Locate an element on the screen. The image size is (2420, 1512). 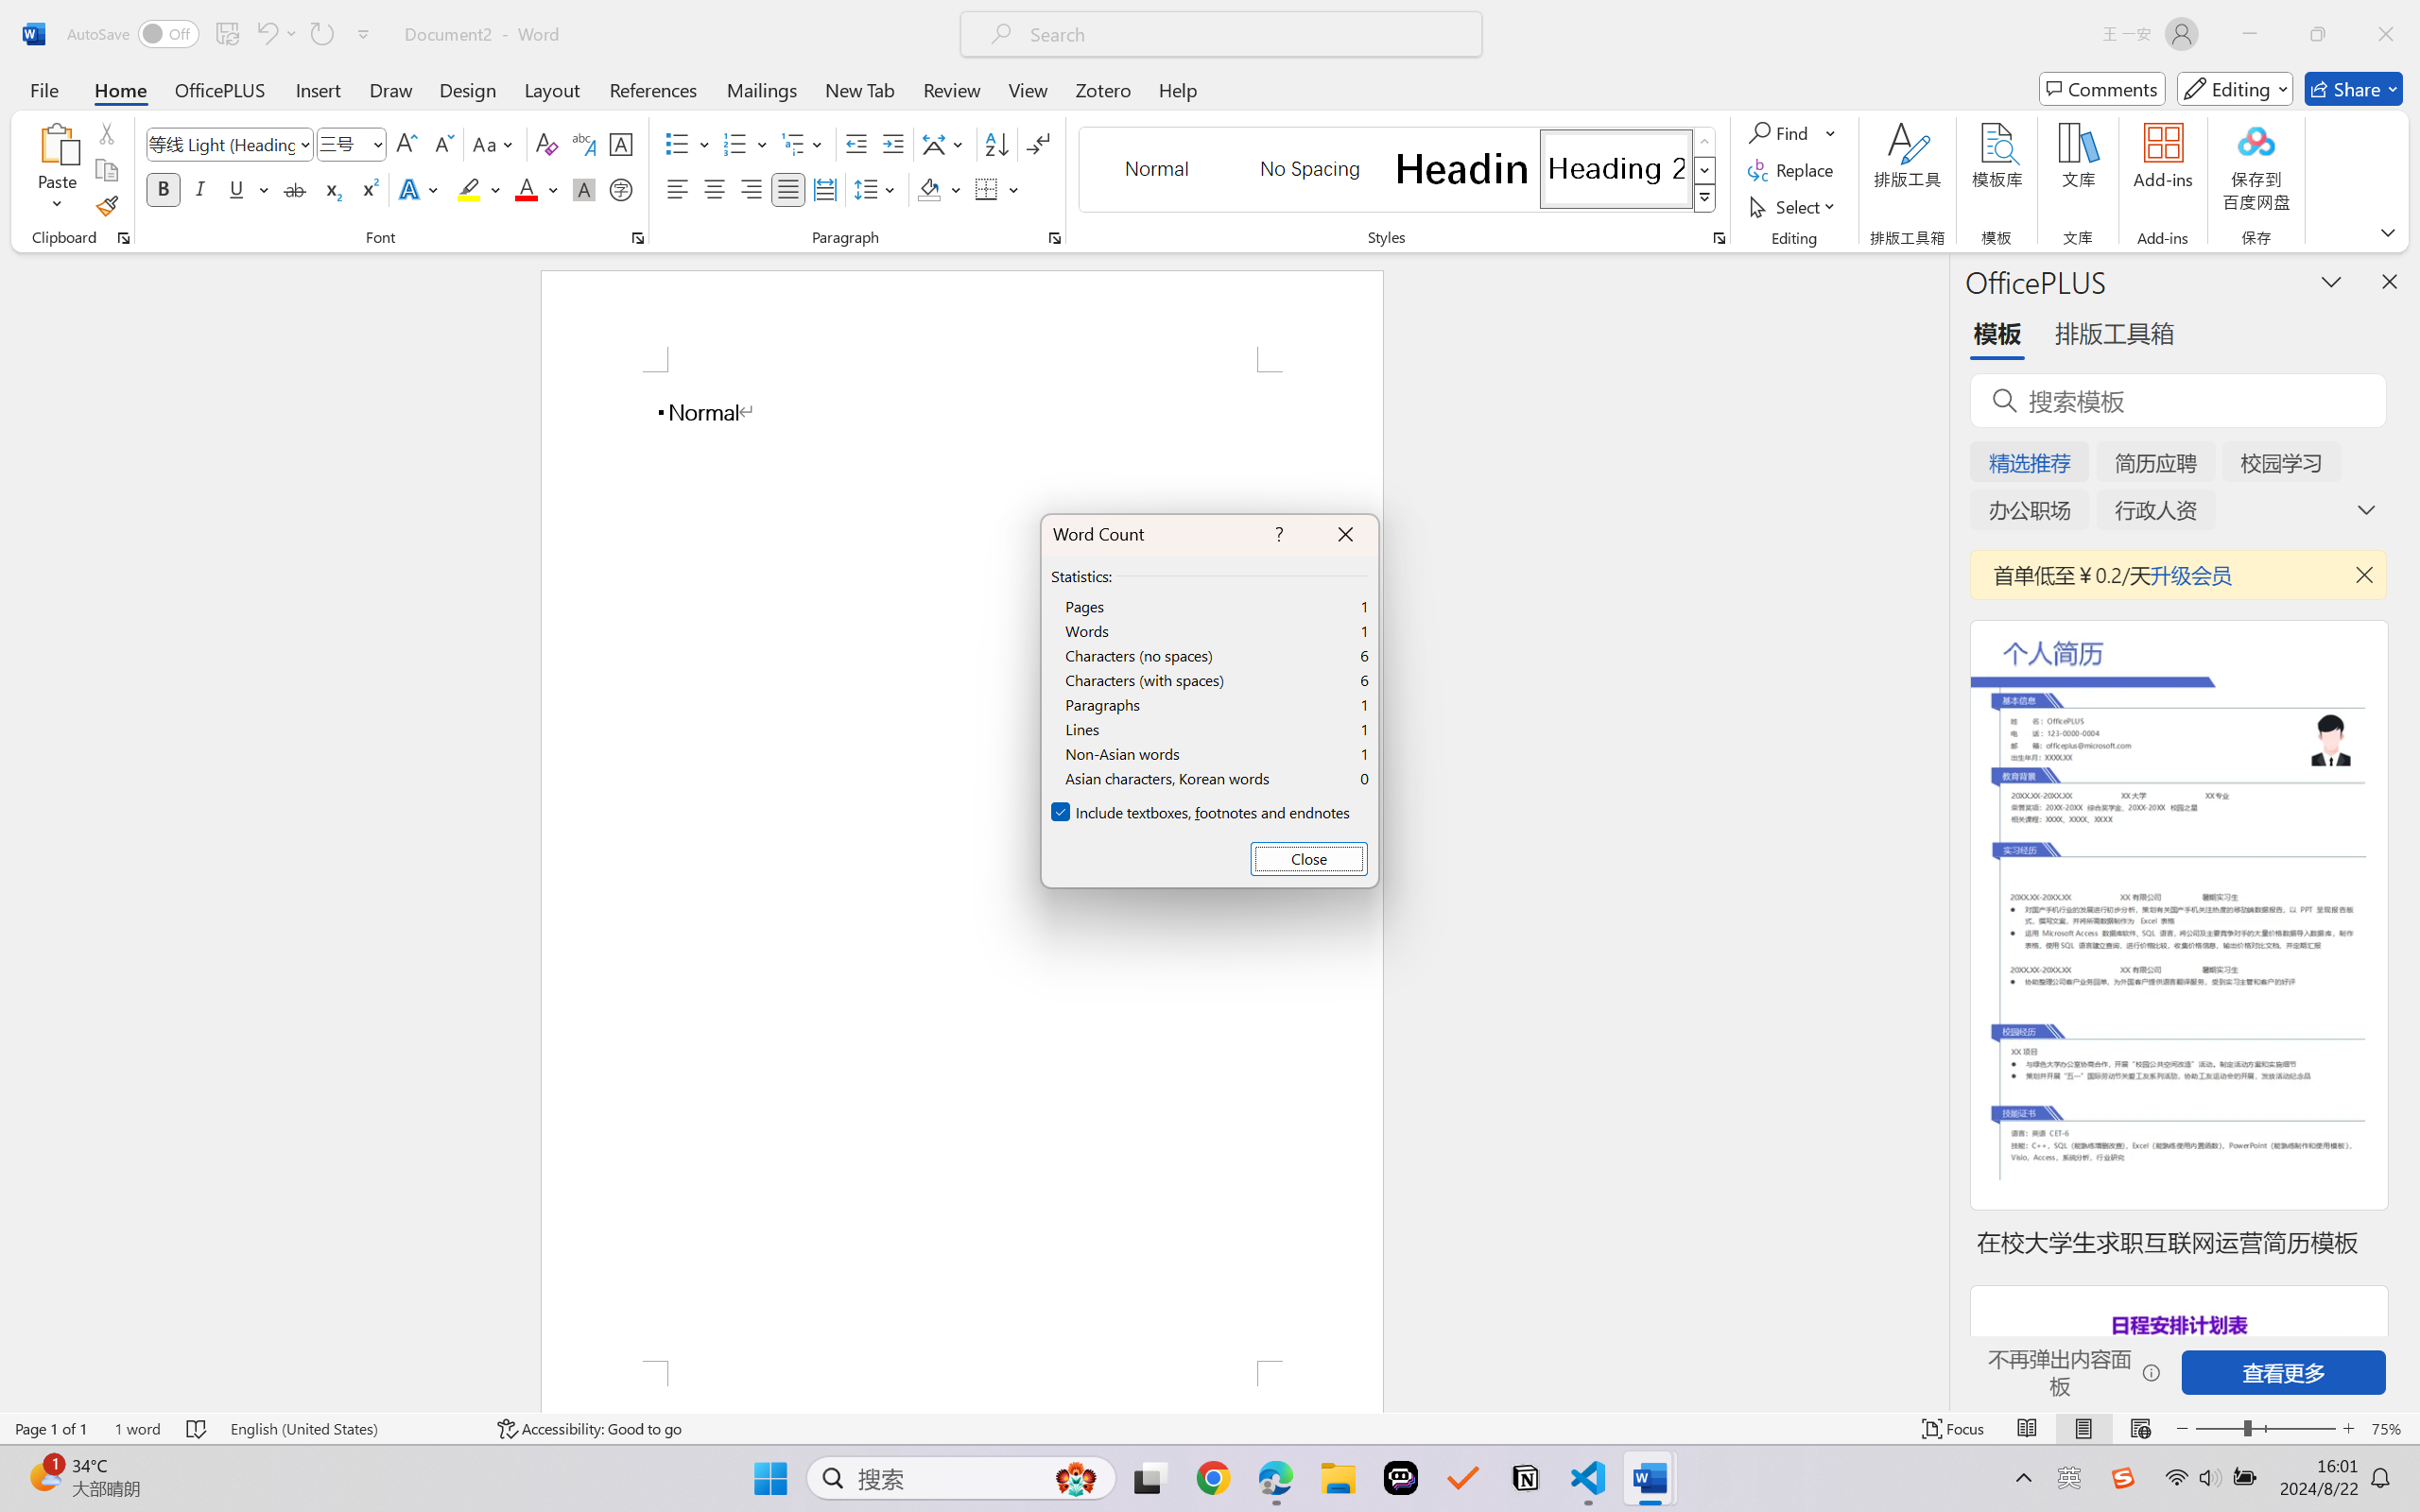
'Text Effects and Typography' is located at coordinates (420, 188).